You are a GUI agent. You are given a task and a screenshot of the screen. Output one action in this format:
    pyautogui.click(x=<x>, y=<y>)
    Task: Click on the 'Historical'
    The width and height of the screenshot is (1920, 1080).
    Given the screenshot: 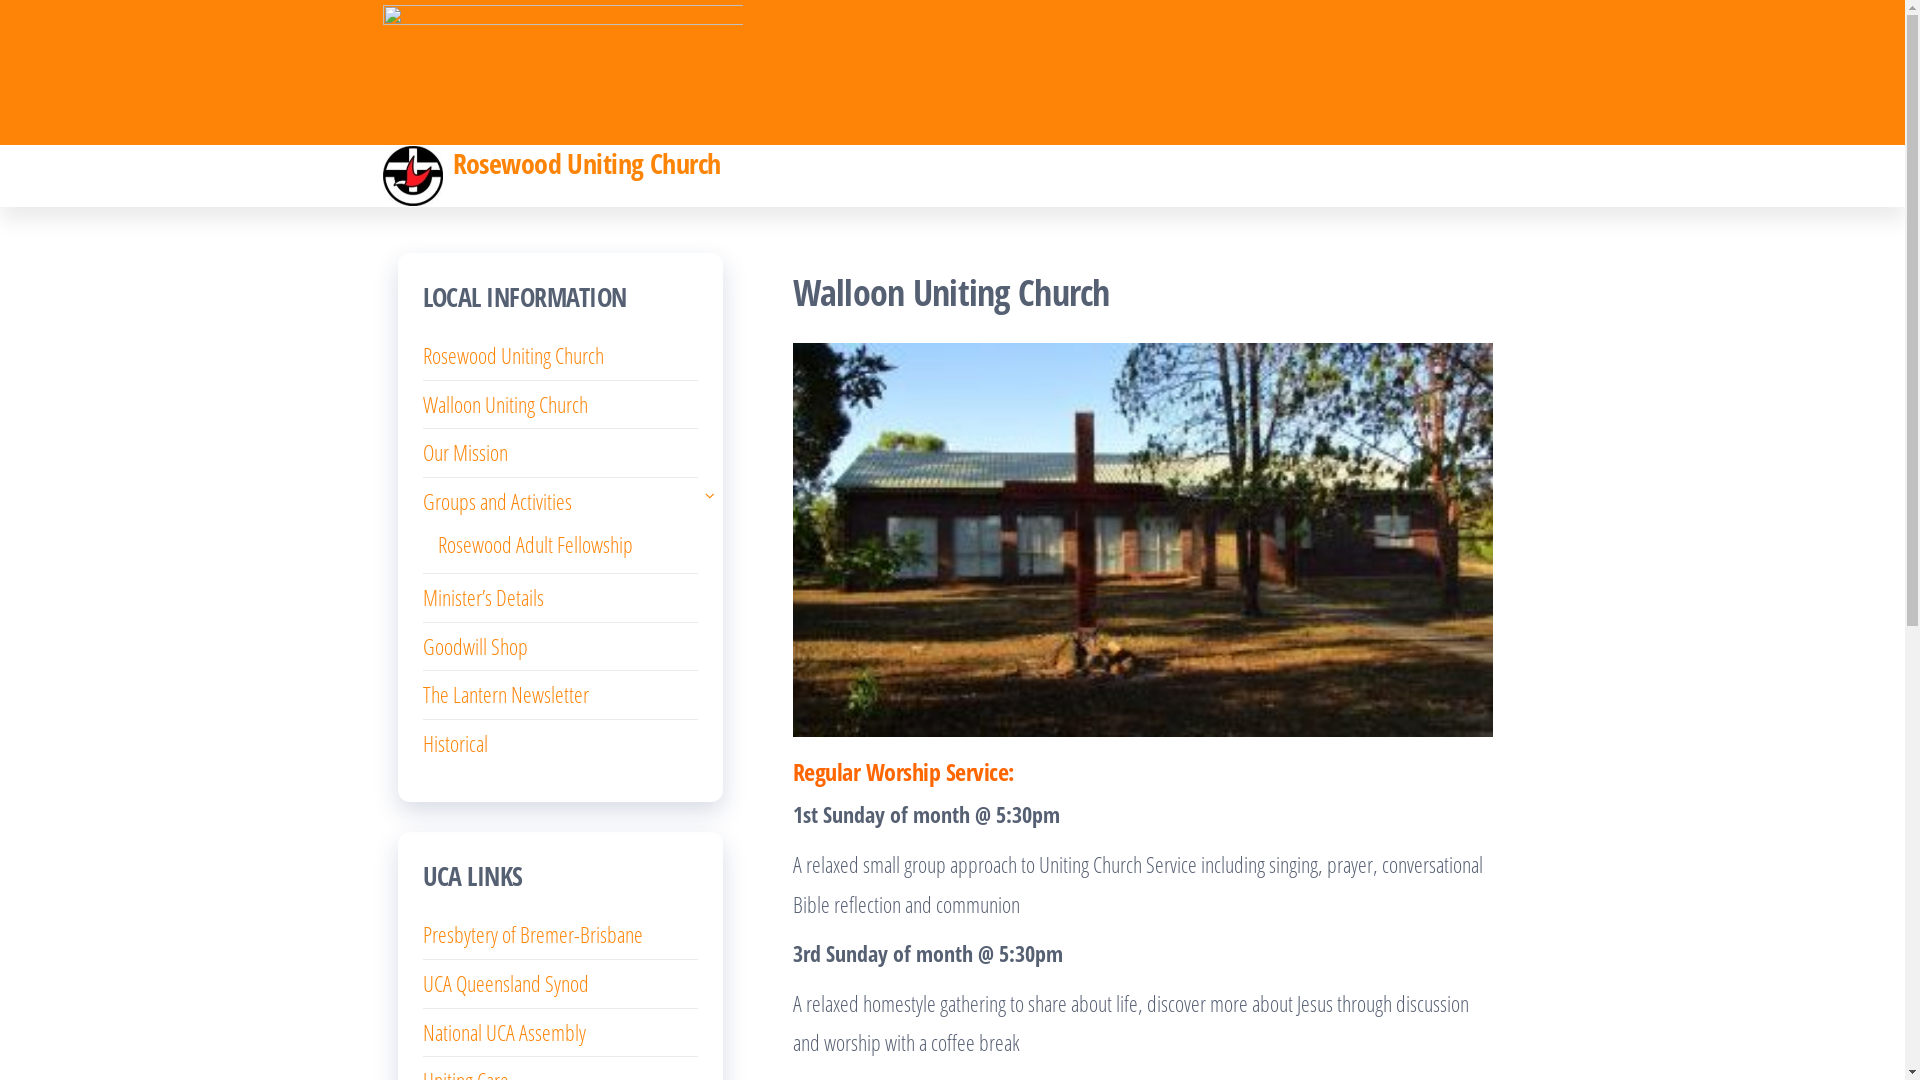 What is the action you would take?
    pyautogui.click(x=421, y=743)
    